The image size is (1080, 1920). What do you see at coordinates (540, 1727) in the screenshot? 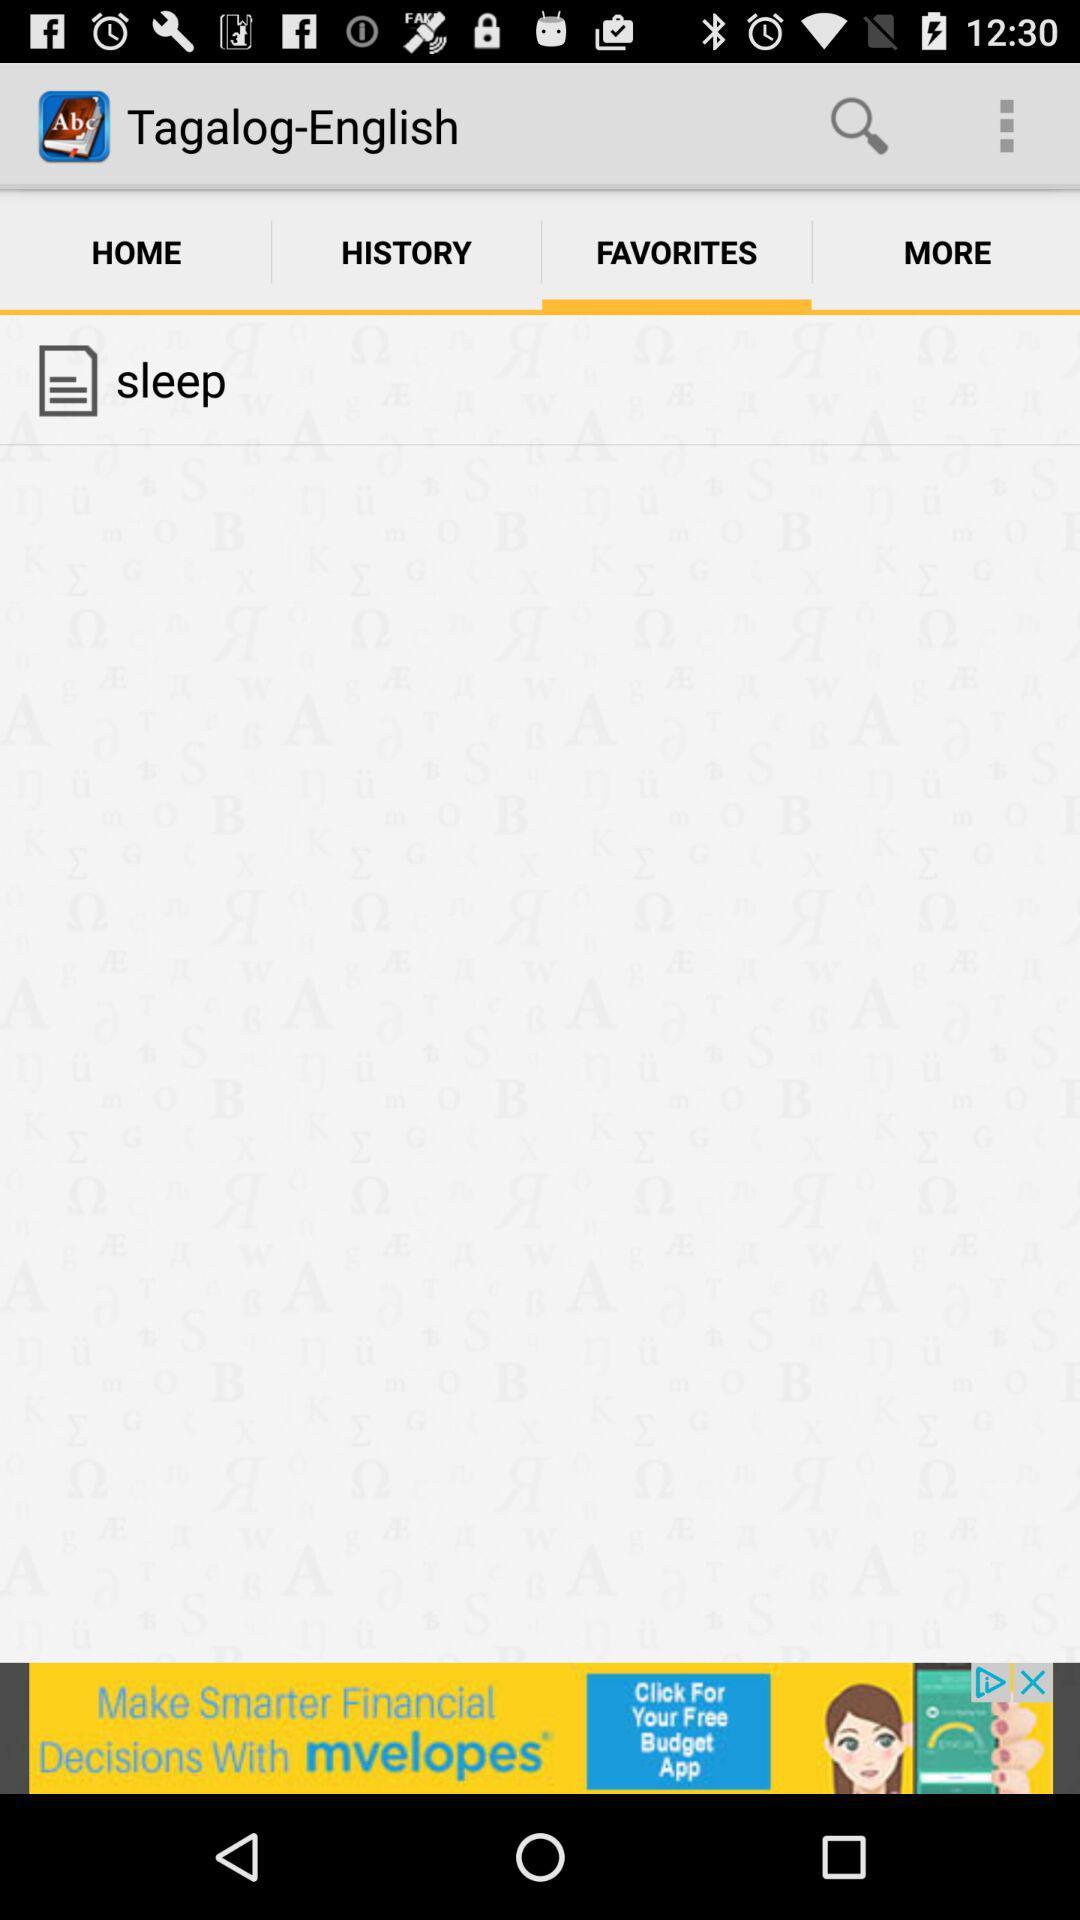
I see `advertisement` at bounding box center [540, 1727].